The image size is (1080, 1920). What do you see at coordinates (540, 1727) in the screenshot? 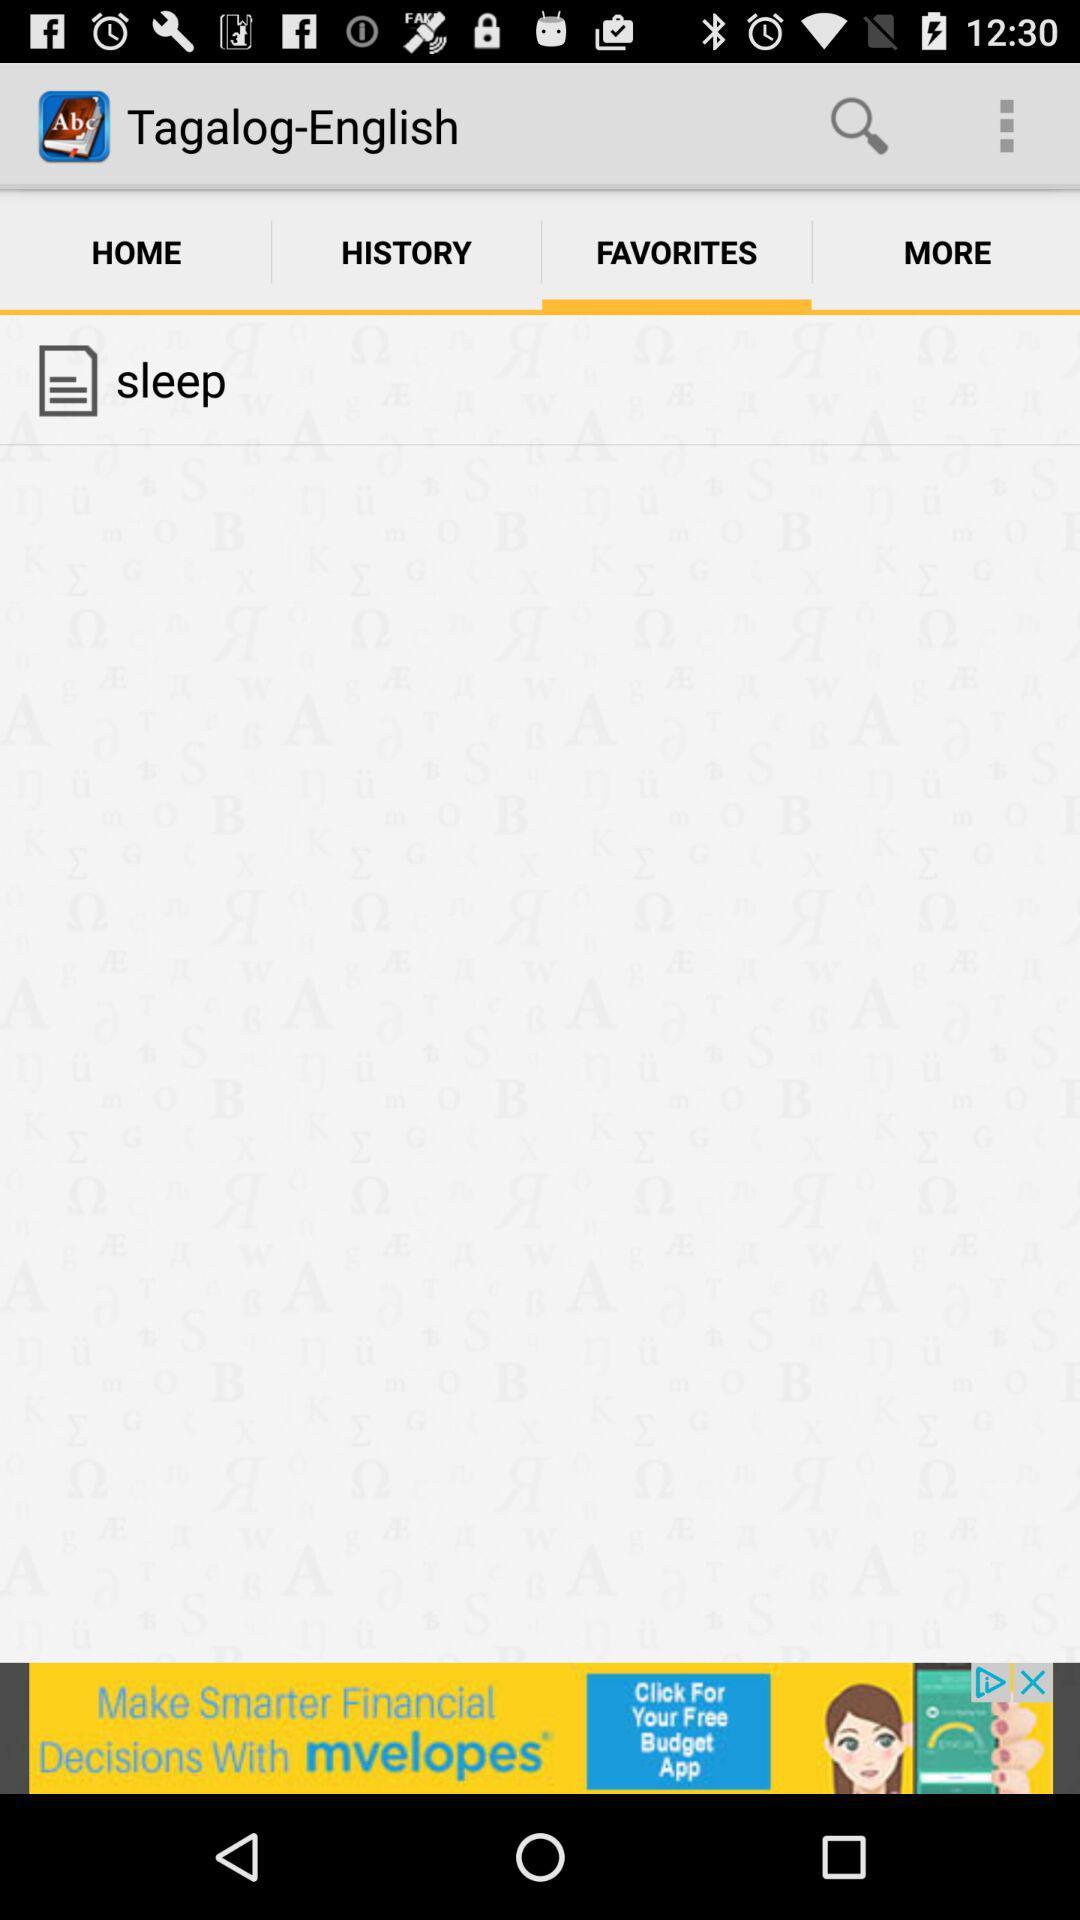
I see `advertisement` at bounding box center [540, 1727].